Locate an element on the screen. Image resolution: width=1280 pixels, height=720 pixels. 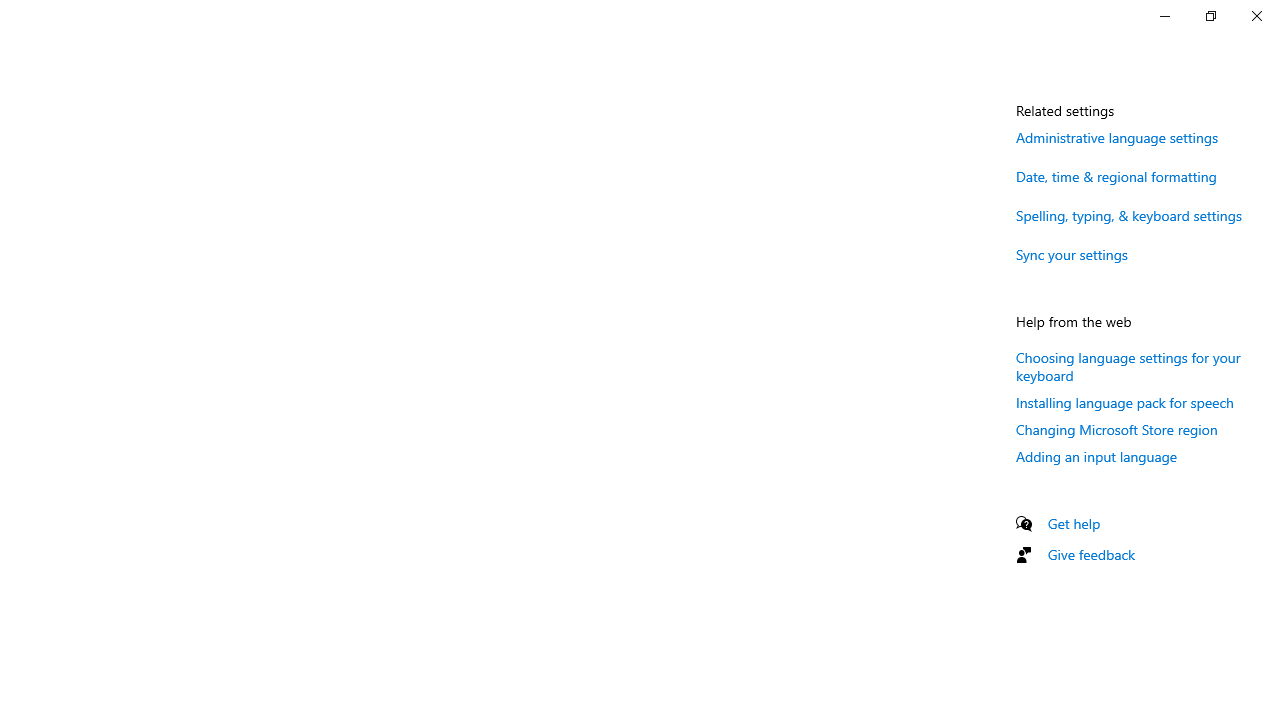
'Spelling, typing, & keyboard settings' is located at coordinates (1128, 215).